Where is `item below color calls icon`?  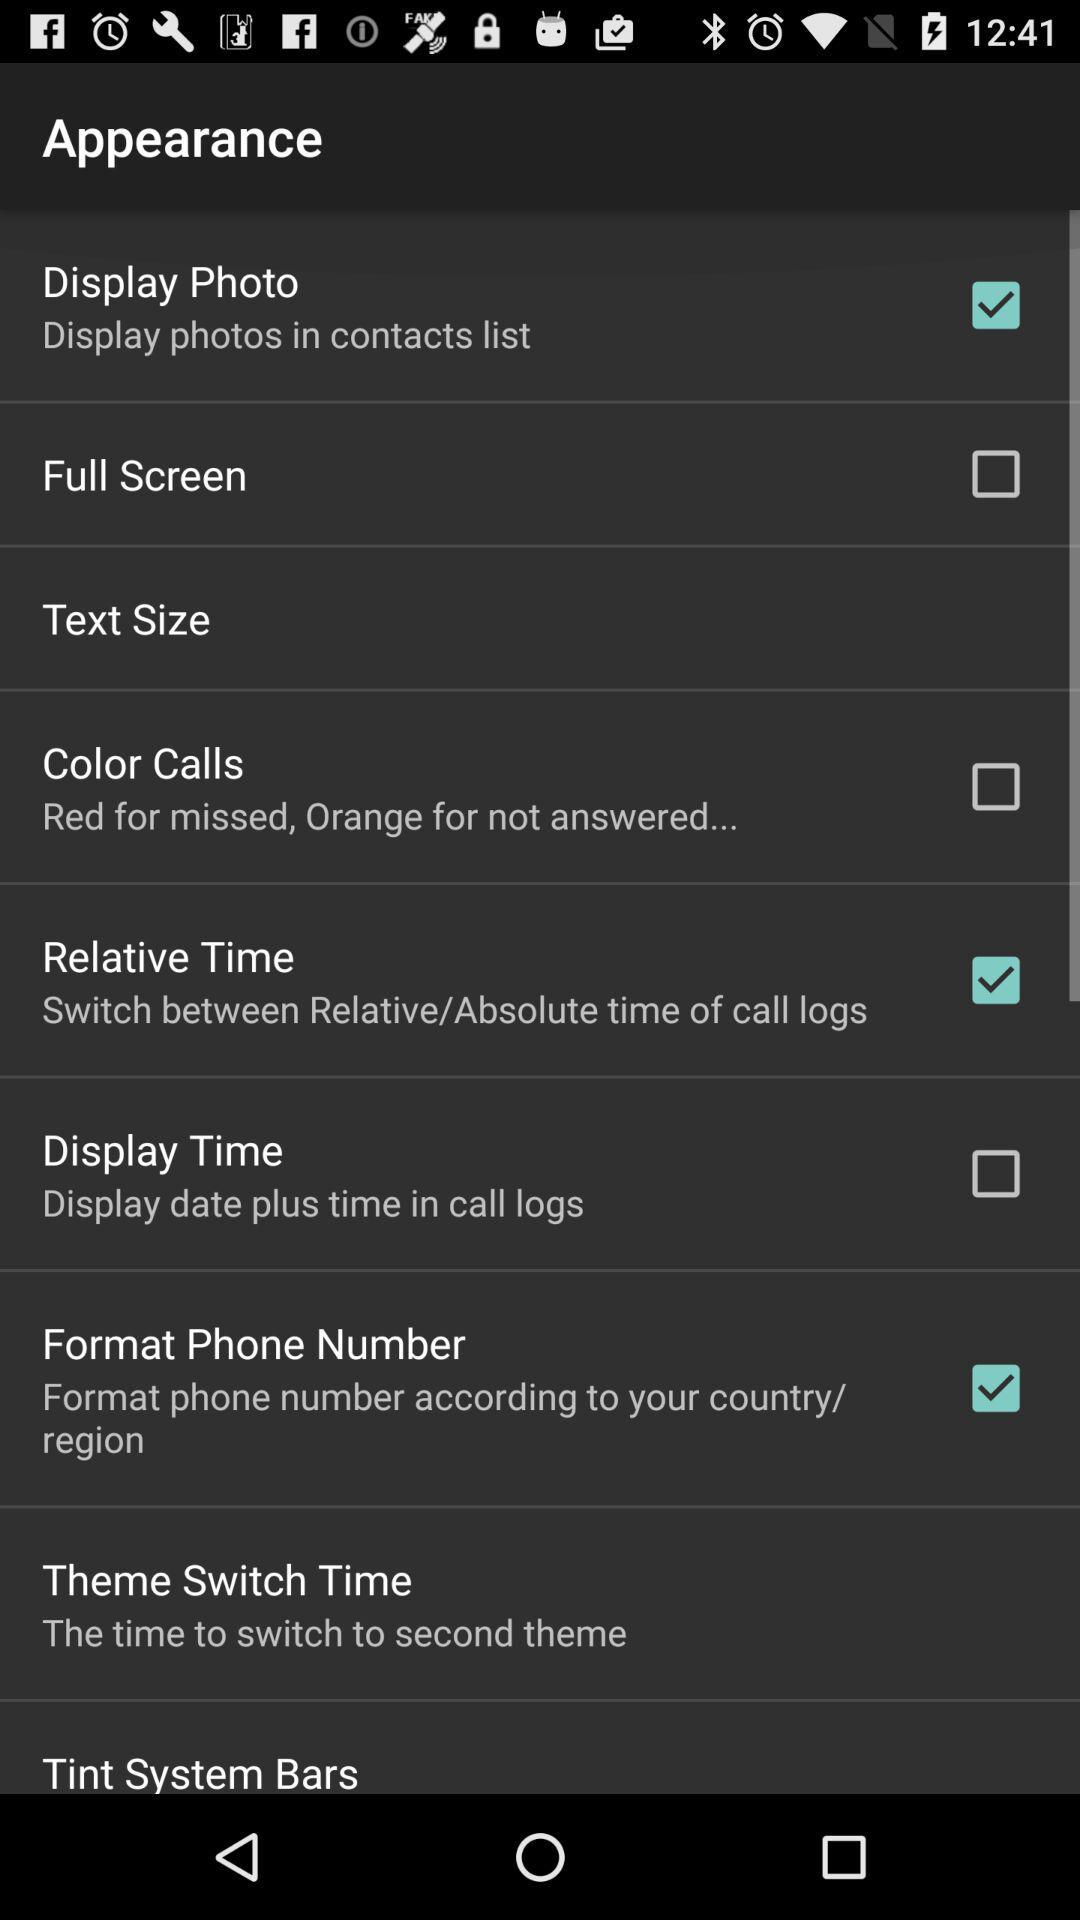
item below color calls icon is located at coordinates (390, 814).